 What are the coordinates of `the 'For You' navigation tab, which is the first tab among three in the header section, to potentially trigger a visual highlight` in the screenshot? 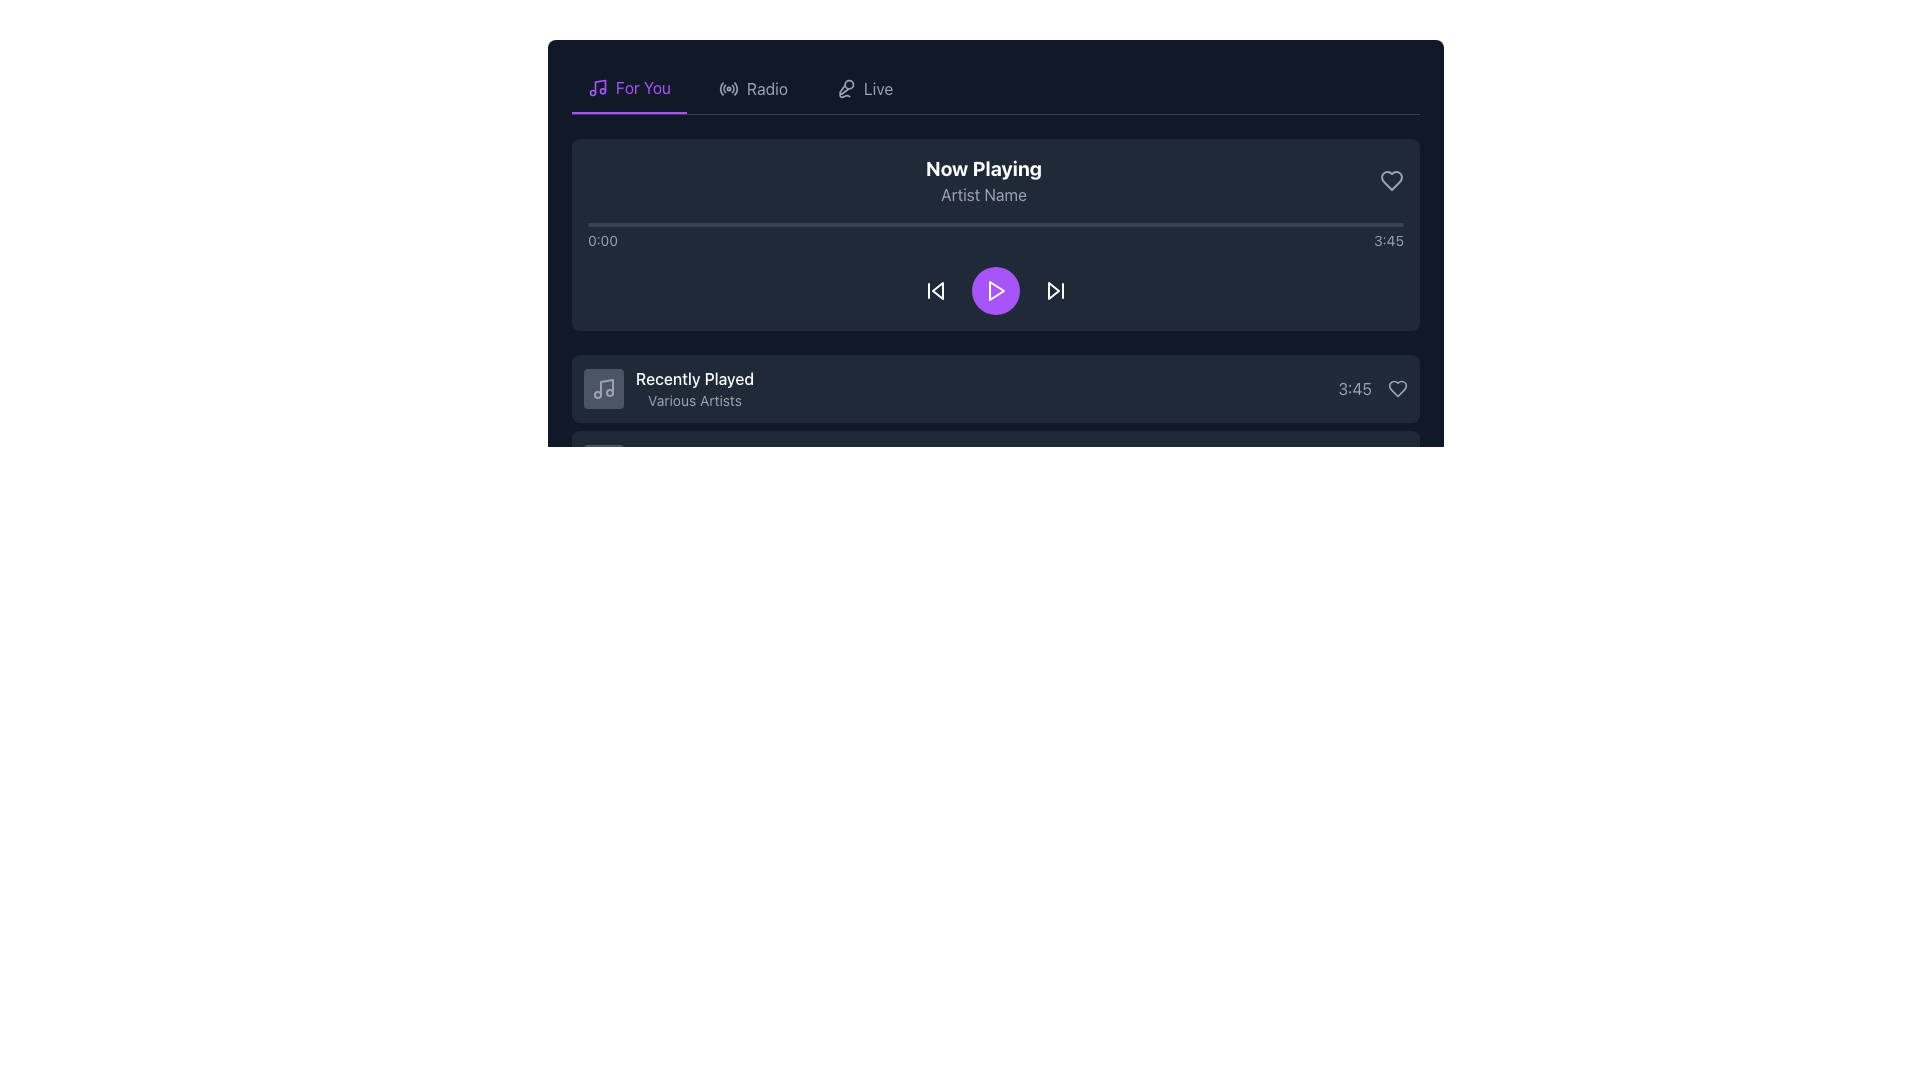 It's located at (628, 87).